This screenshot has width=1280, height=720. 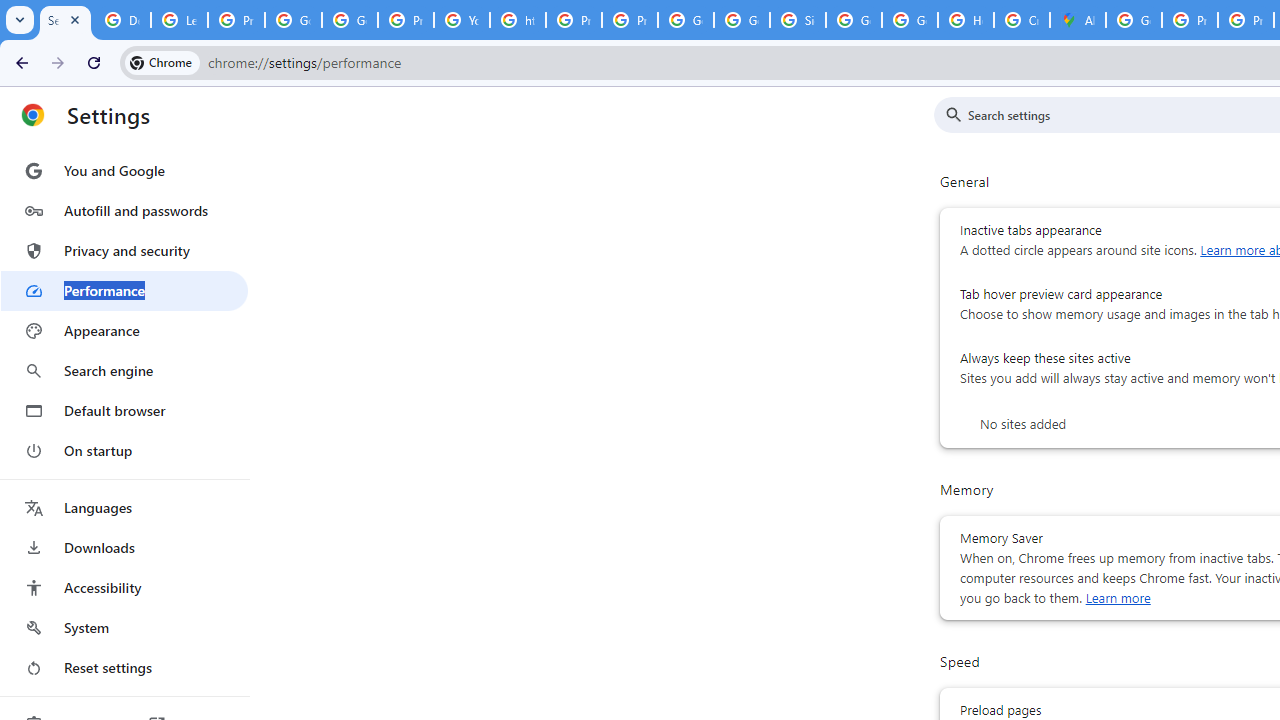 I want to click on 'Autofill and passwords', so click(x=123, y=210).